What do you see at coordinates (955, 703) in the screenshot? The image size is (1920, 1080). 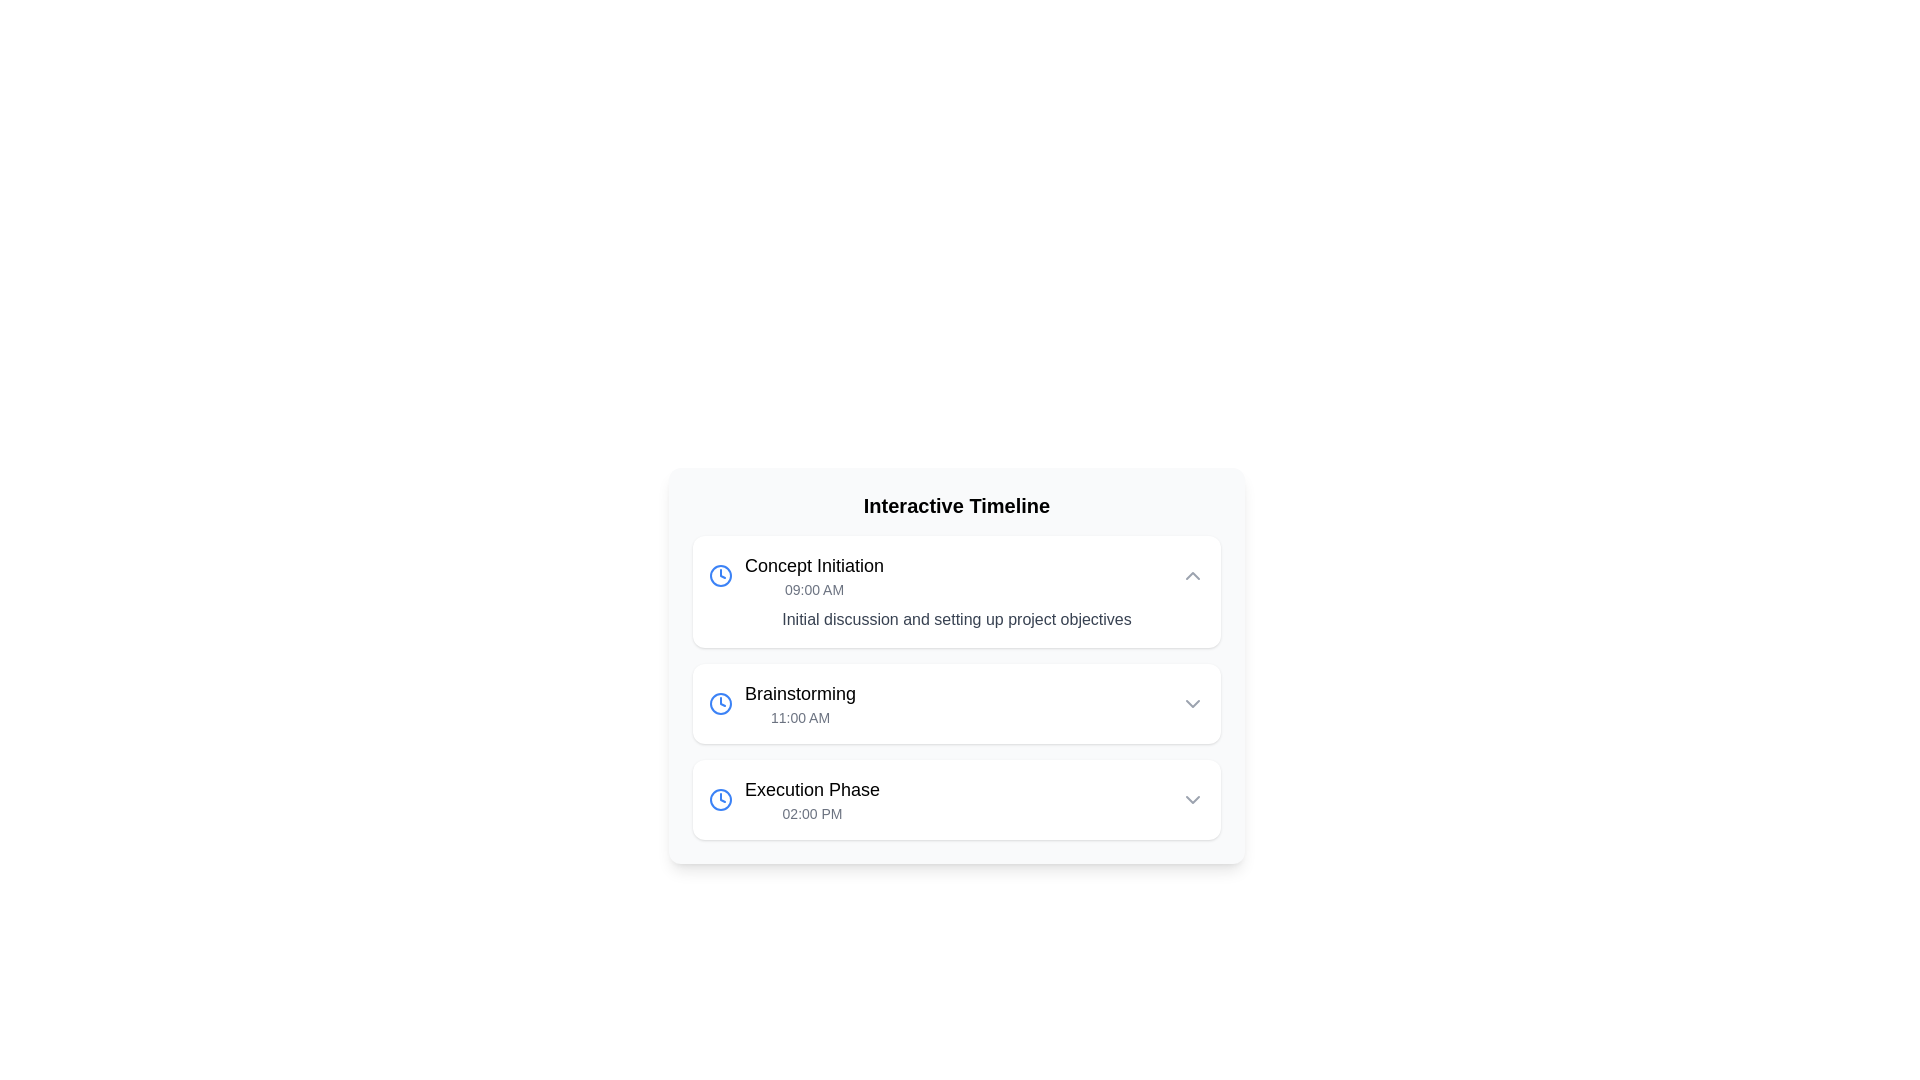 I see `the timeline entry labeled 'Brainstorming' at 11:00 AM to navigate to a detailed view of the event` at bounding box center [955, 703].